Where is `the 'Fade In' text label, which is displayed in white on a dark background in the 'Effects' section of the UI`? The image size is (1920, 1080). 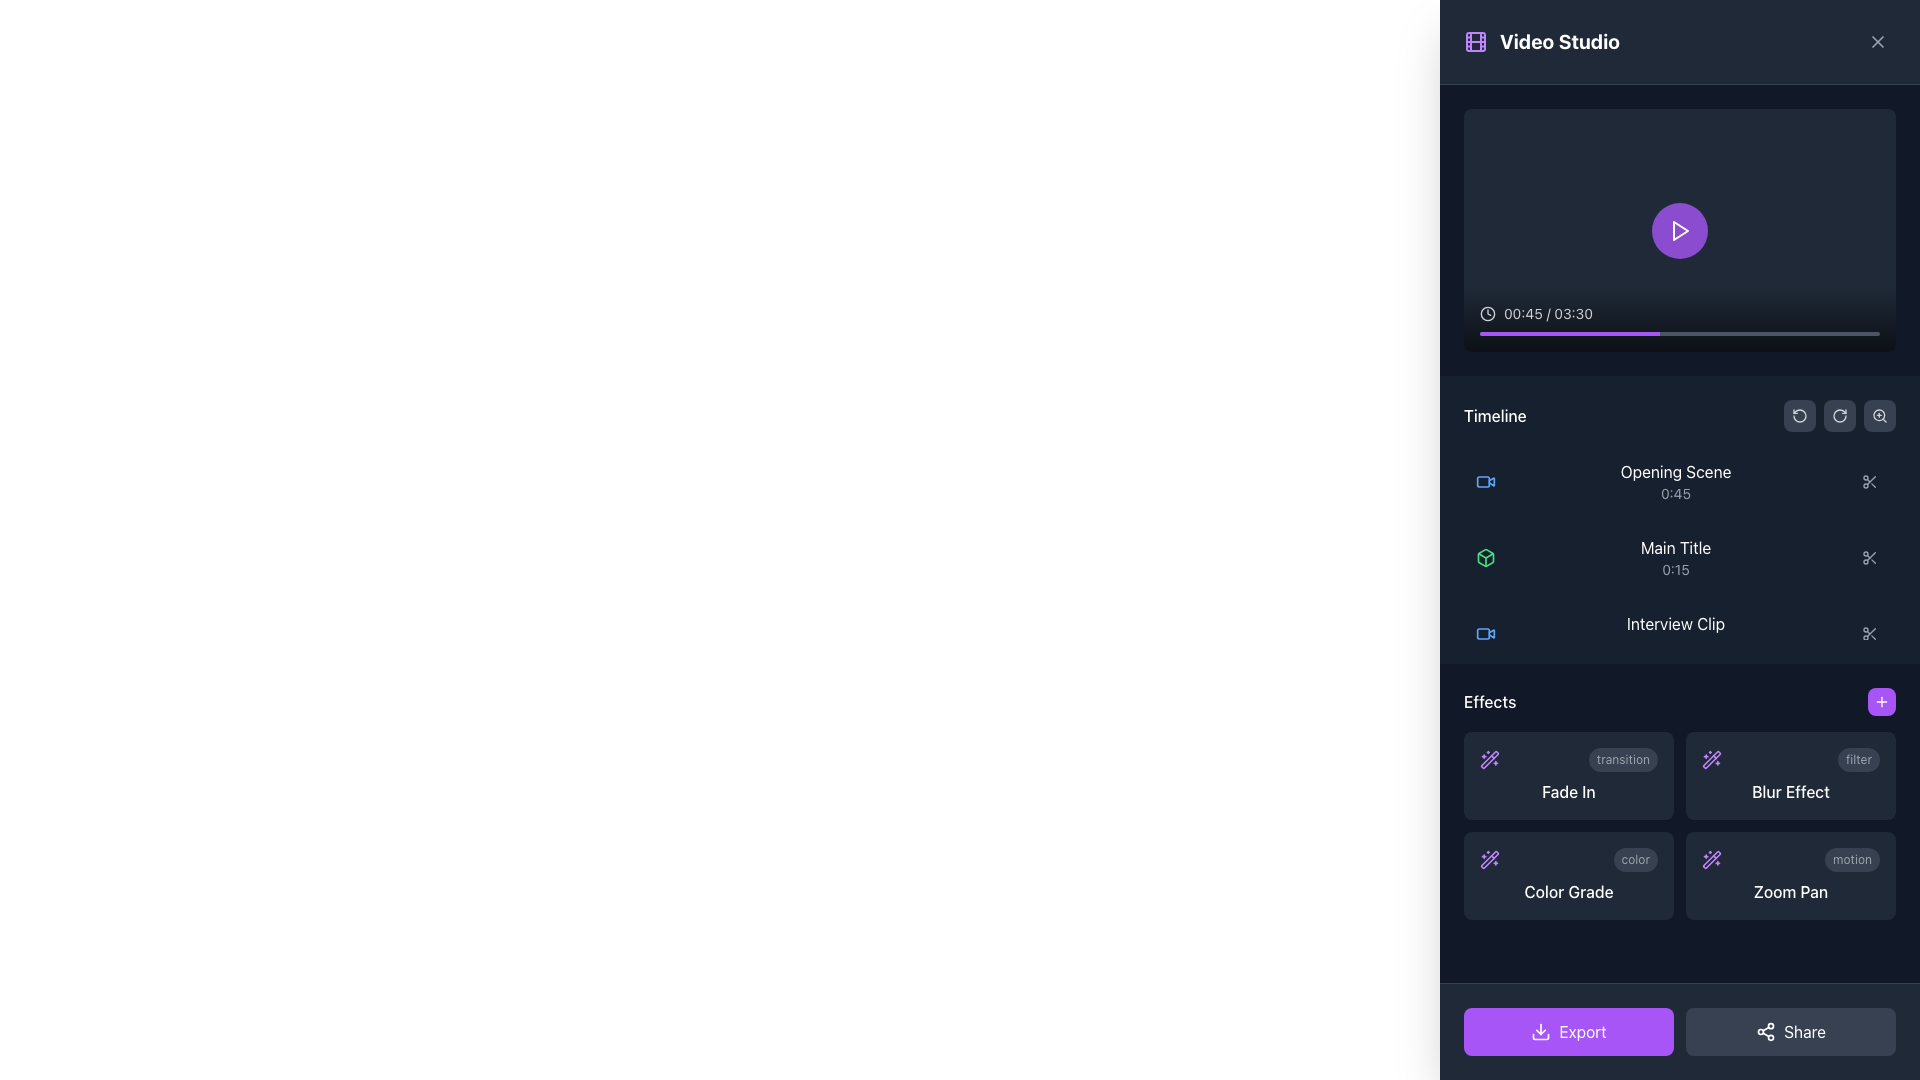
the 'Fade In' text label, which is displayed in white on a dark background in the 'Effects' section of the UI is located at coordinates (1568, 790).